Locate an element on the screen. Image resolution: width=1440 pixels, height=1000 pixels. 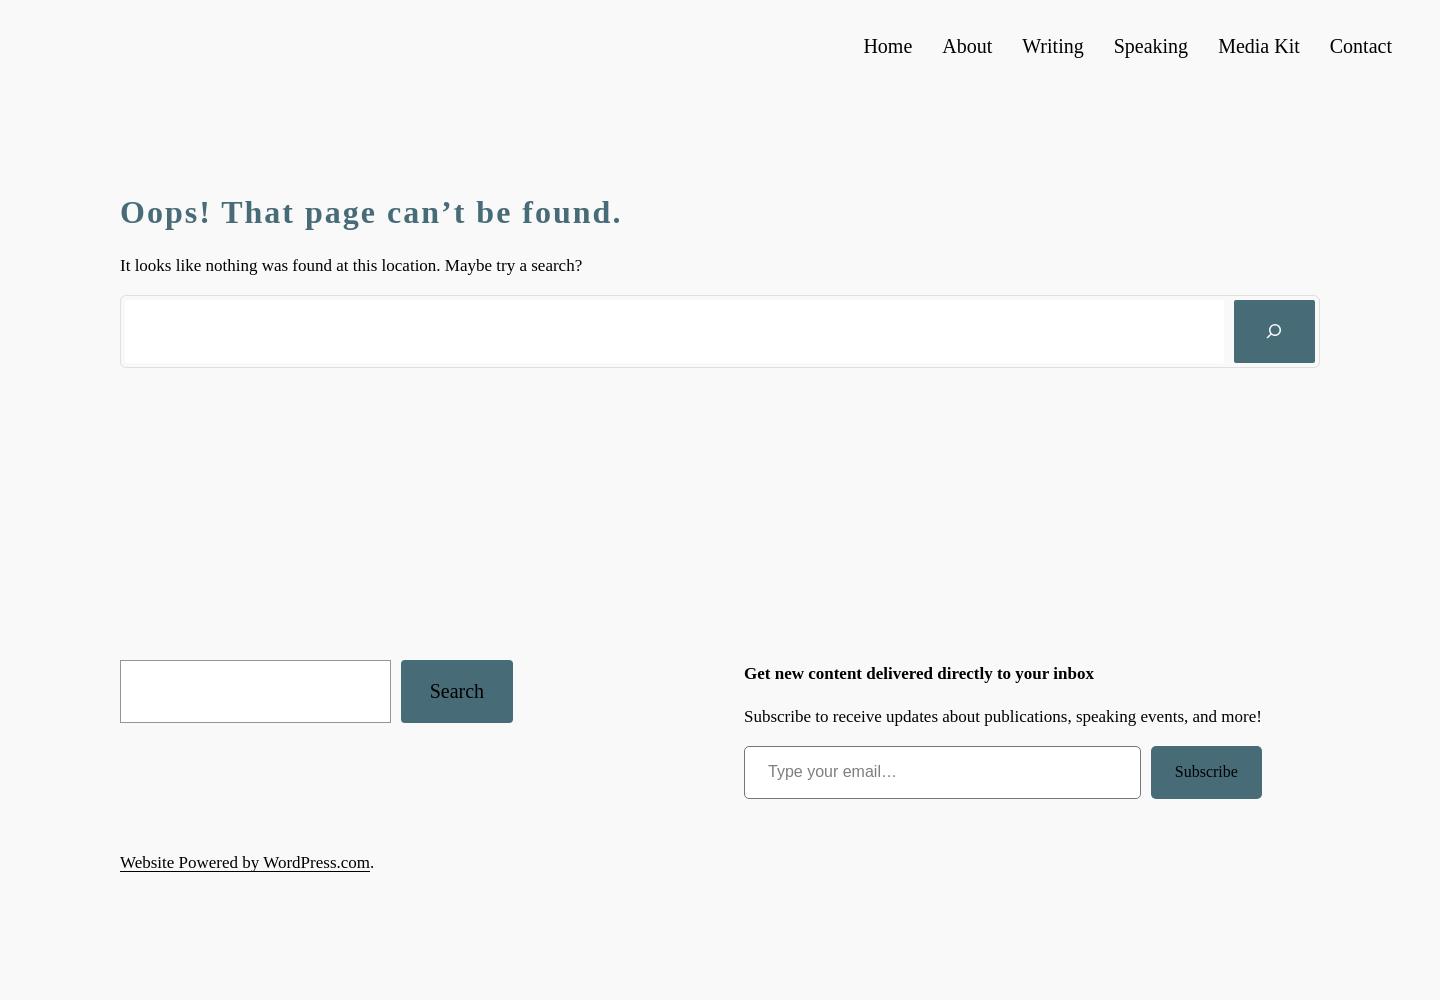
'Media Kit' is located at coordinates (1257, 46).